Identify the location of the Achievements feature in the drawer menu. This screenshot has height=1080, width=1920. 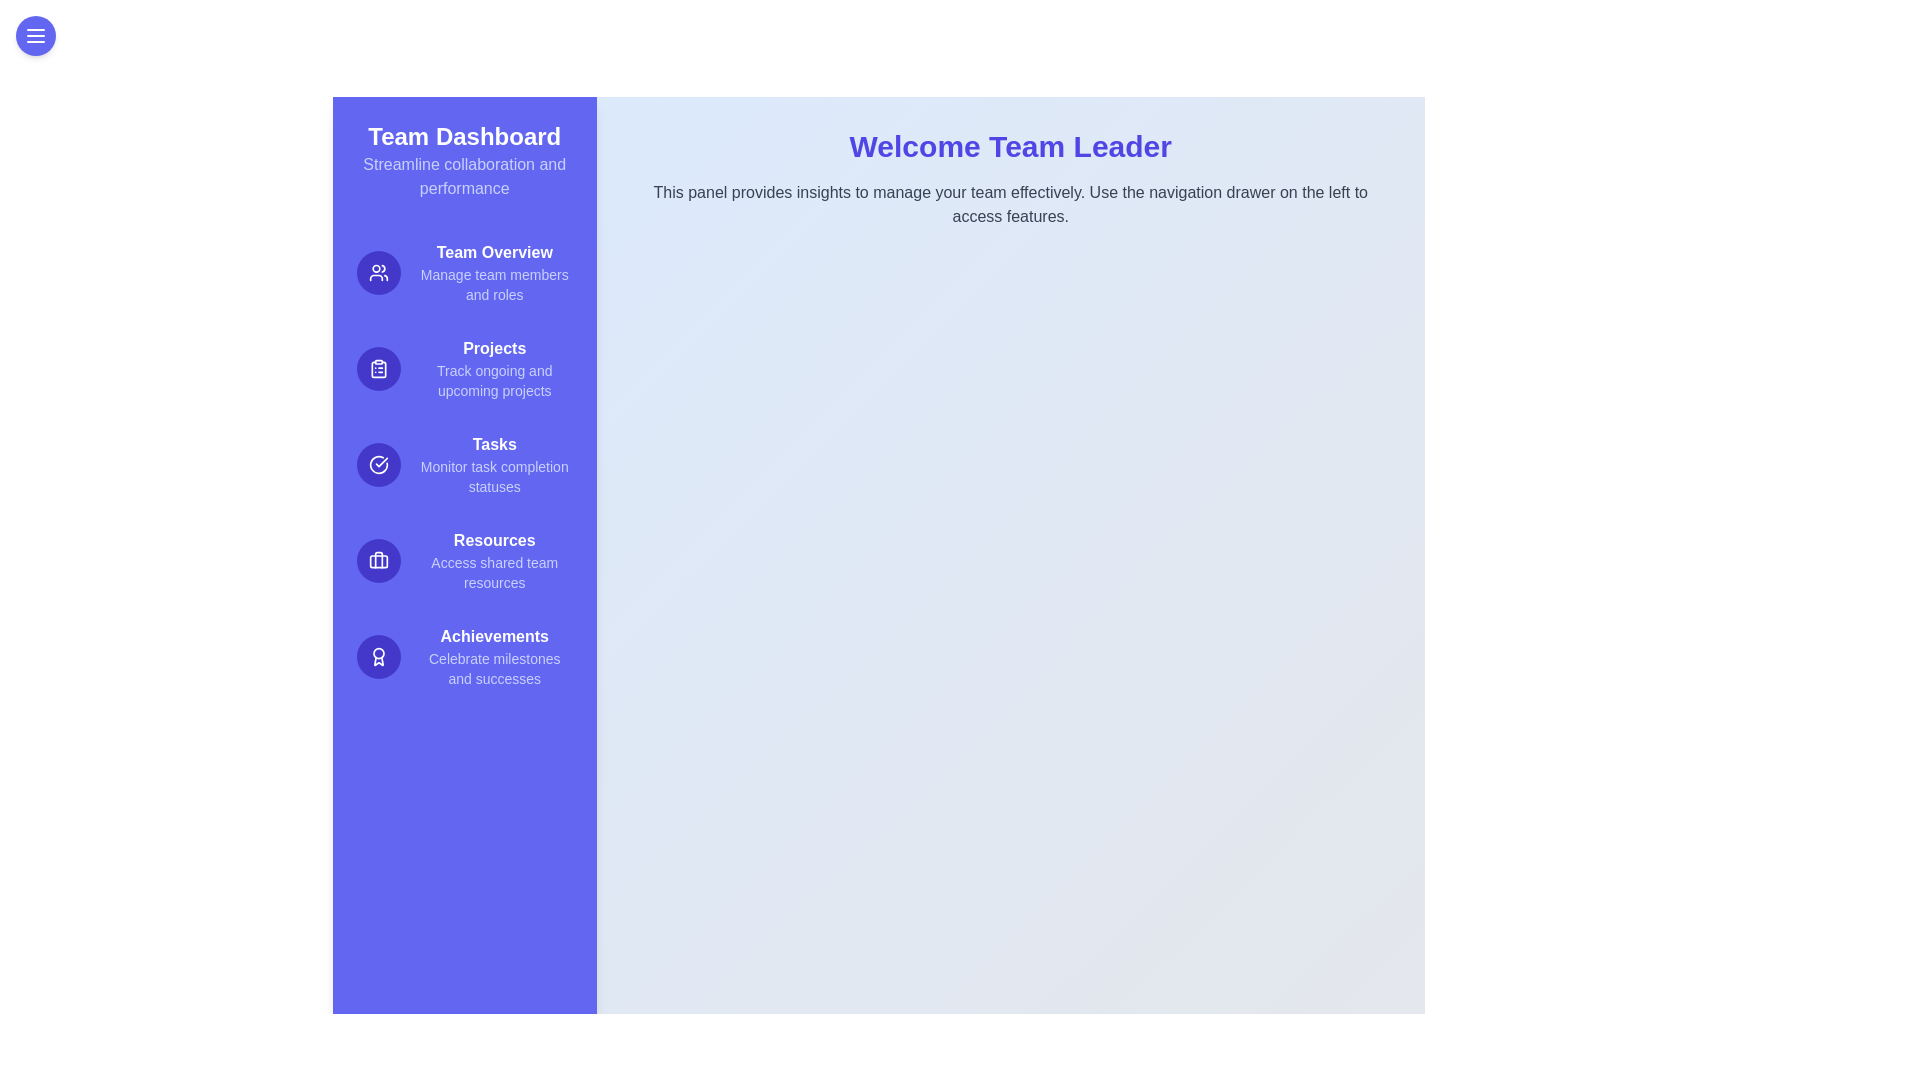
(463, 656).